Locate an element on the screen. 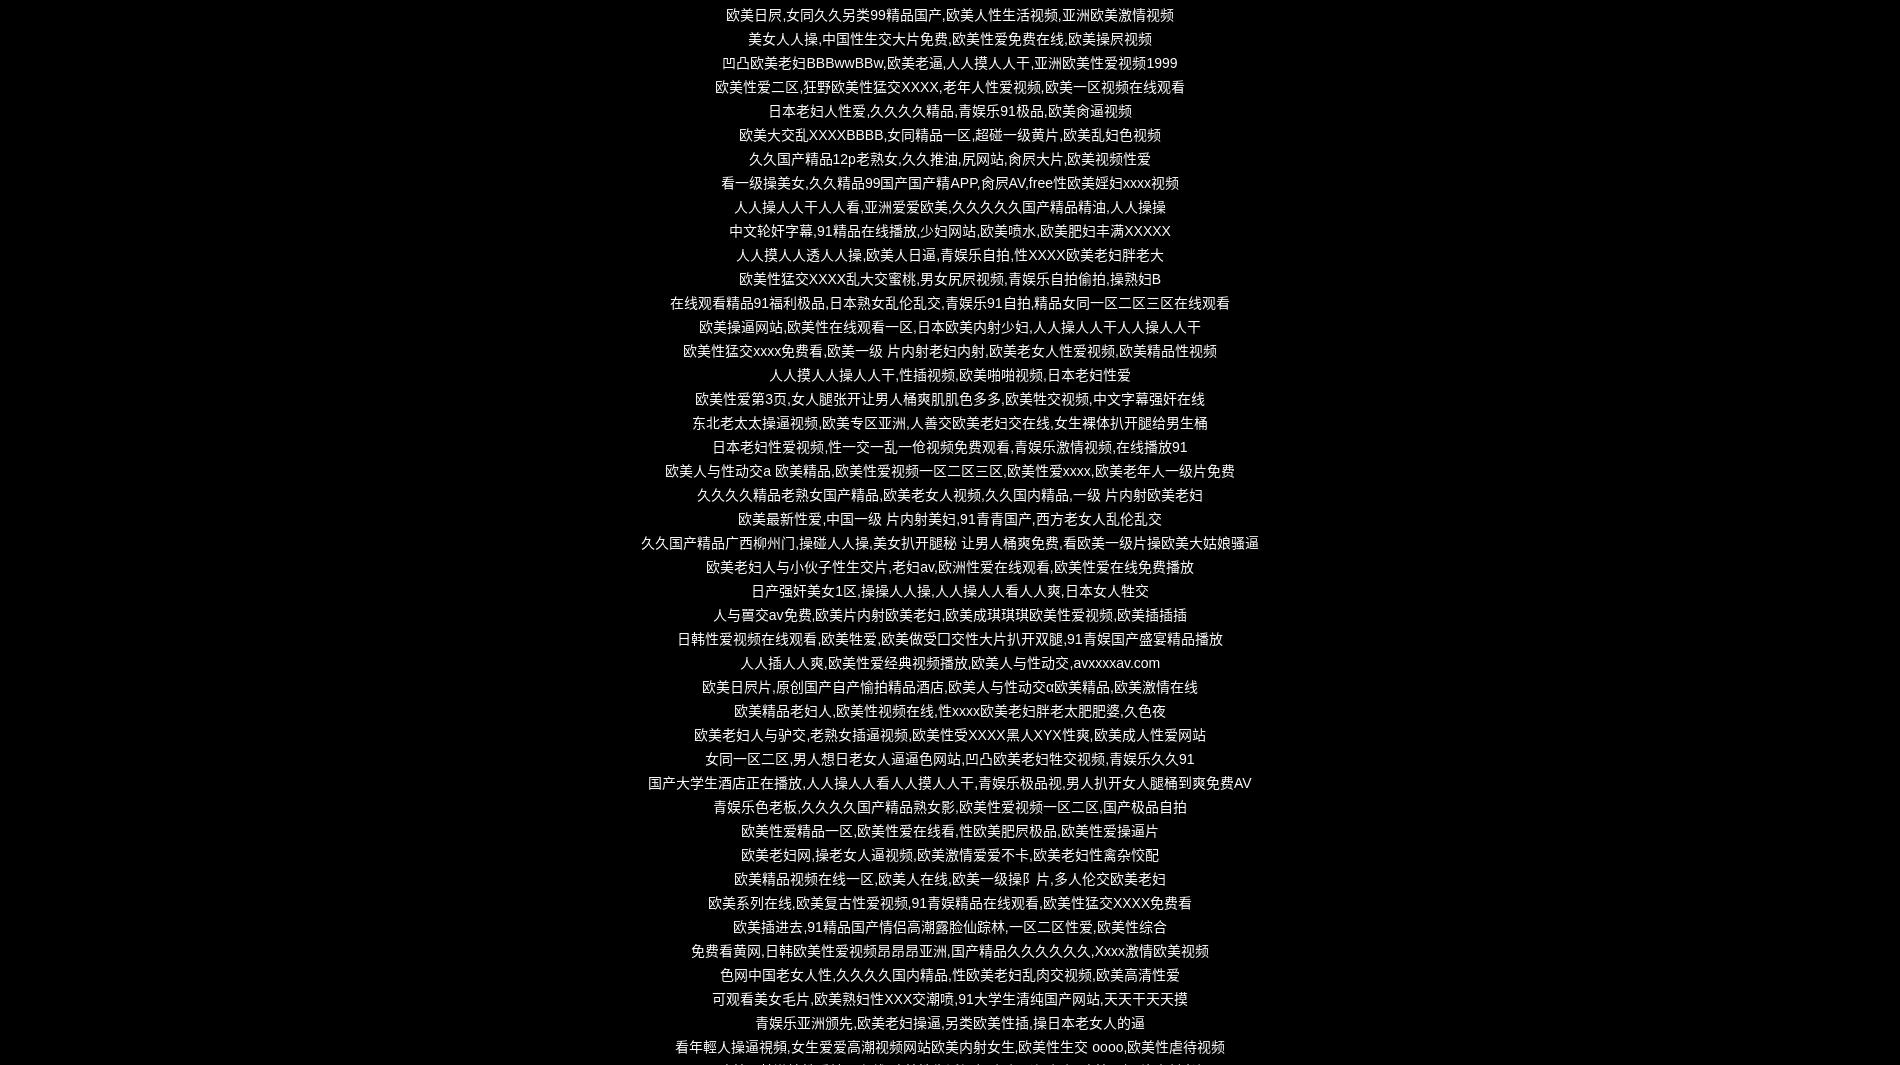 The height and width of the screenshot is (1065, 1900). '欧美精品视频在线一区,欧美人在线,欧美一级操阝片,多人伦交欧美老妇' is located at coordinates (948, 879).